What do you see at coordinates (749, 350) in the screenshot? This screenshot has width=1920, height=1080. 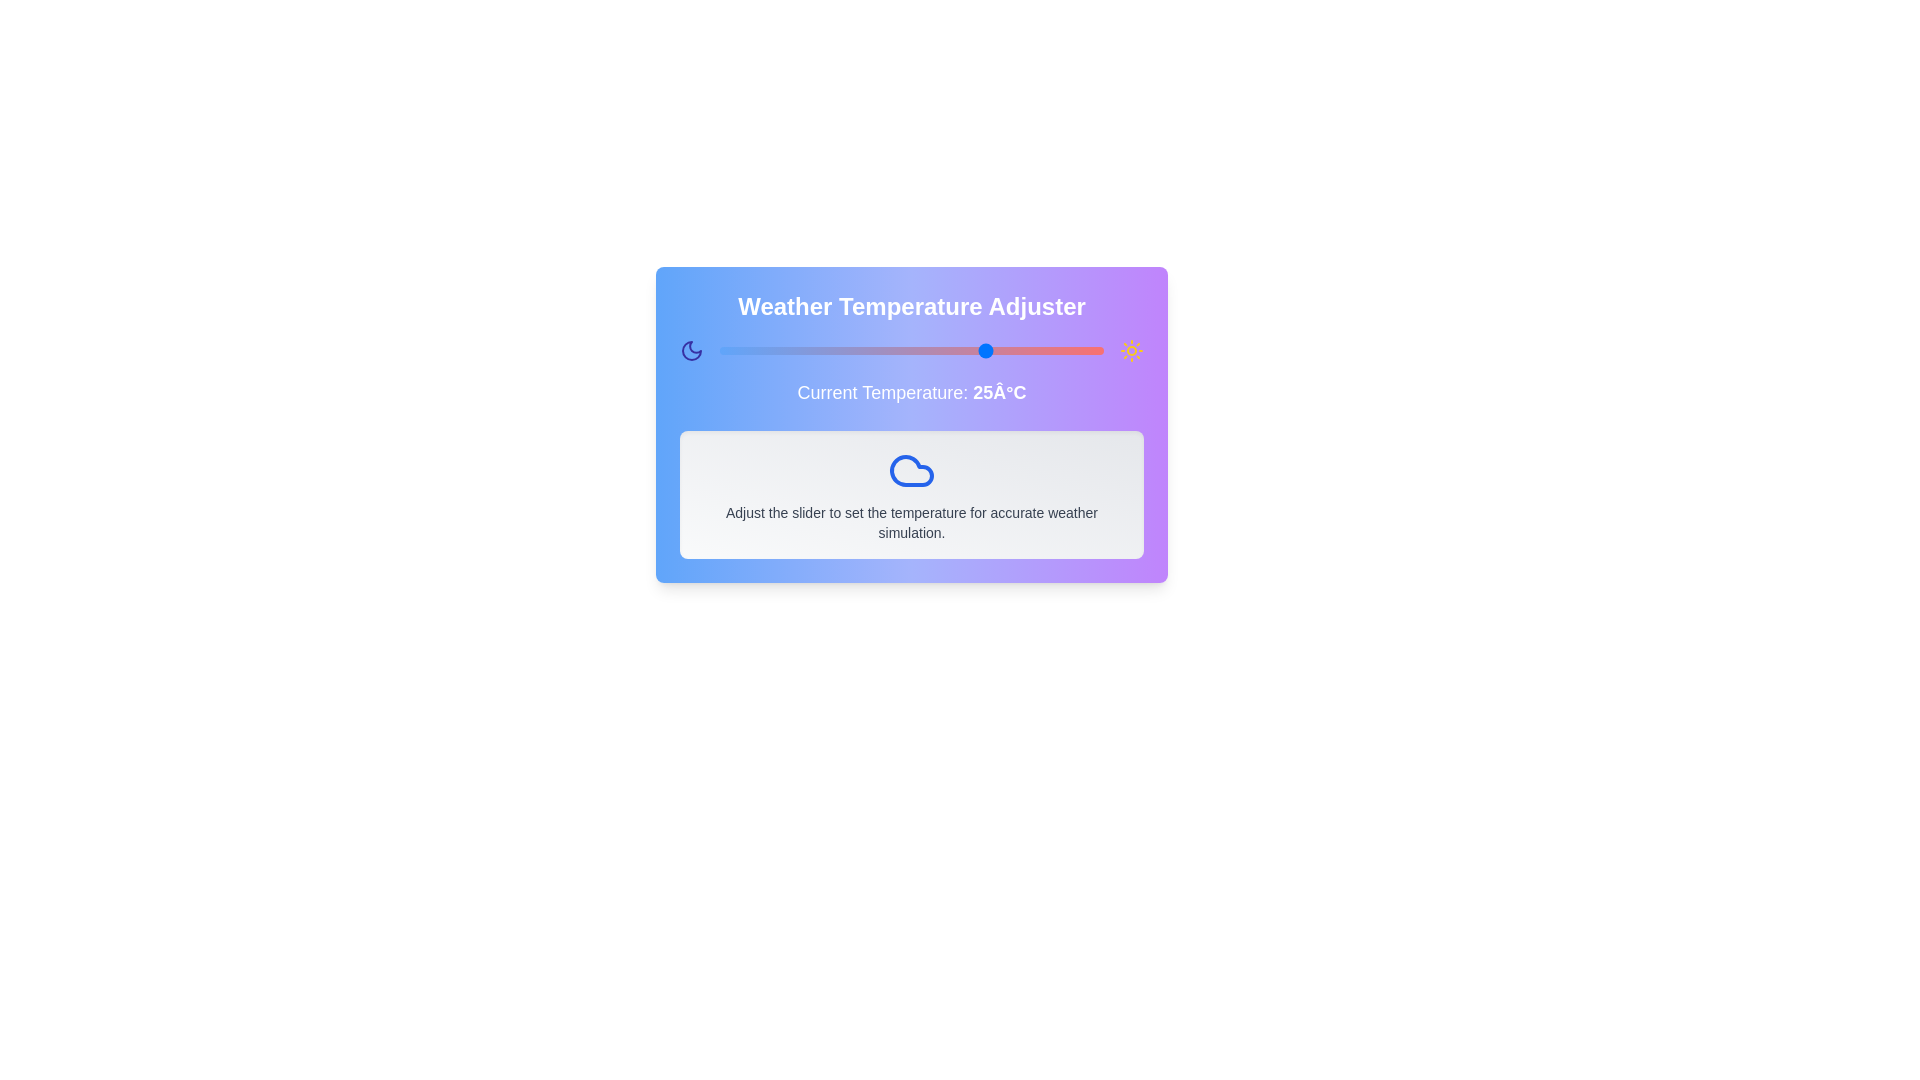 I see `the temperature slider to set the temperature to -6 degrees Celsius` at bounding box center [749, 350].